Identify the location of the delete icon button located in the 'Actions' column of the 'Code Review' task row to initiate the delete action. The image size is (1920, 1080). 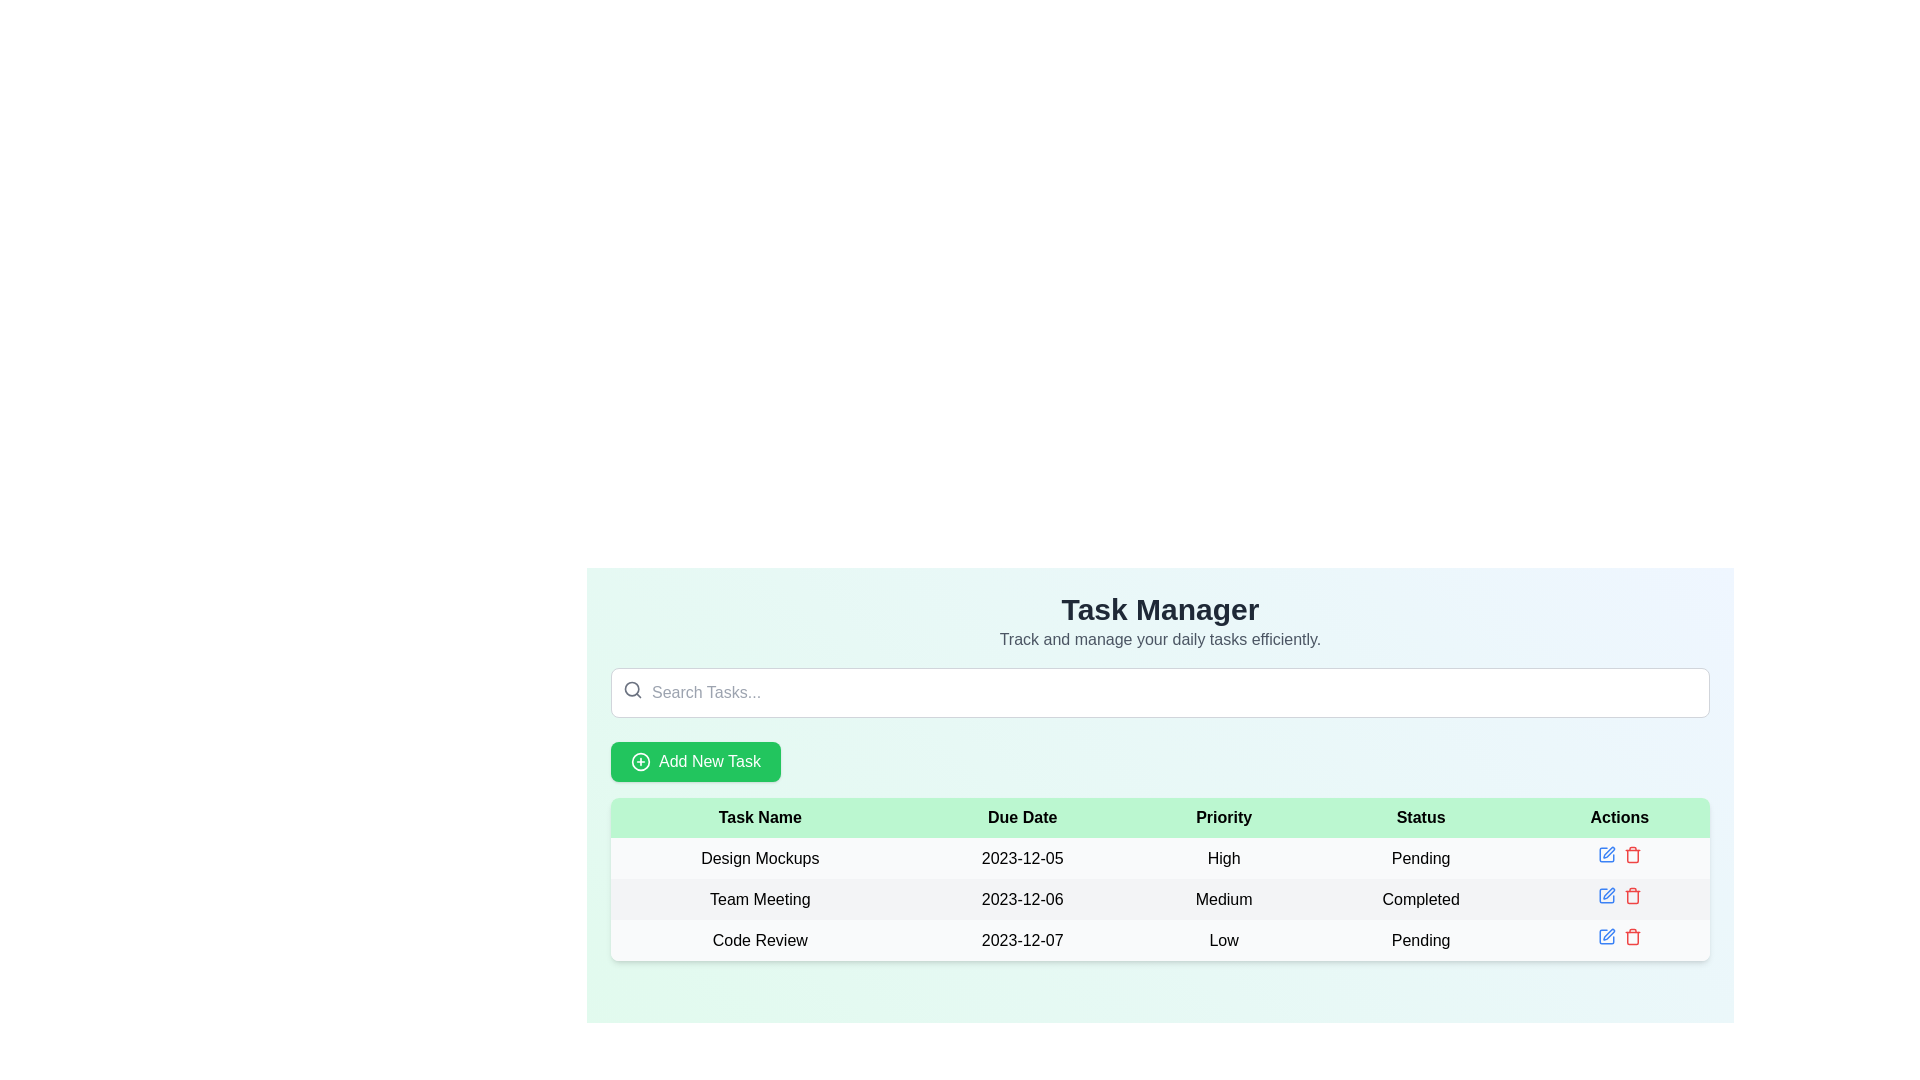
(1632, 937).